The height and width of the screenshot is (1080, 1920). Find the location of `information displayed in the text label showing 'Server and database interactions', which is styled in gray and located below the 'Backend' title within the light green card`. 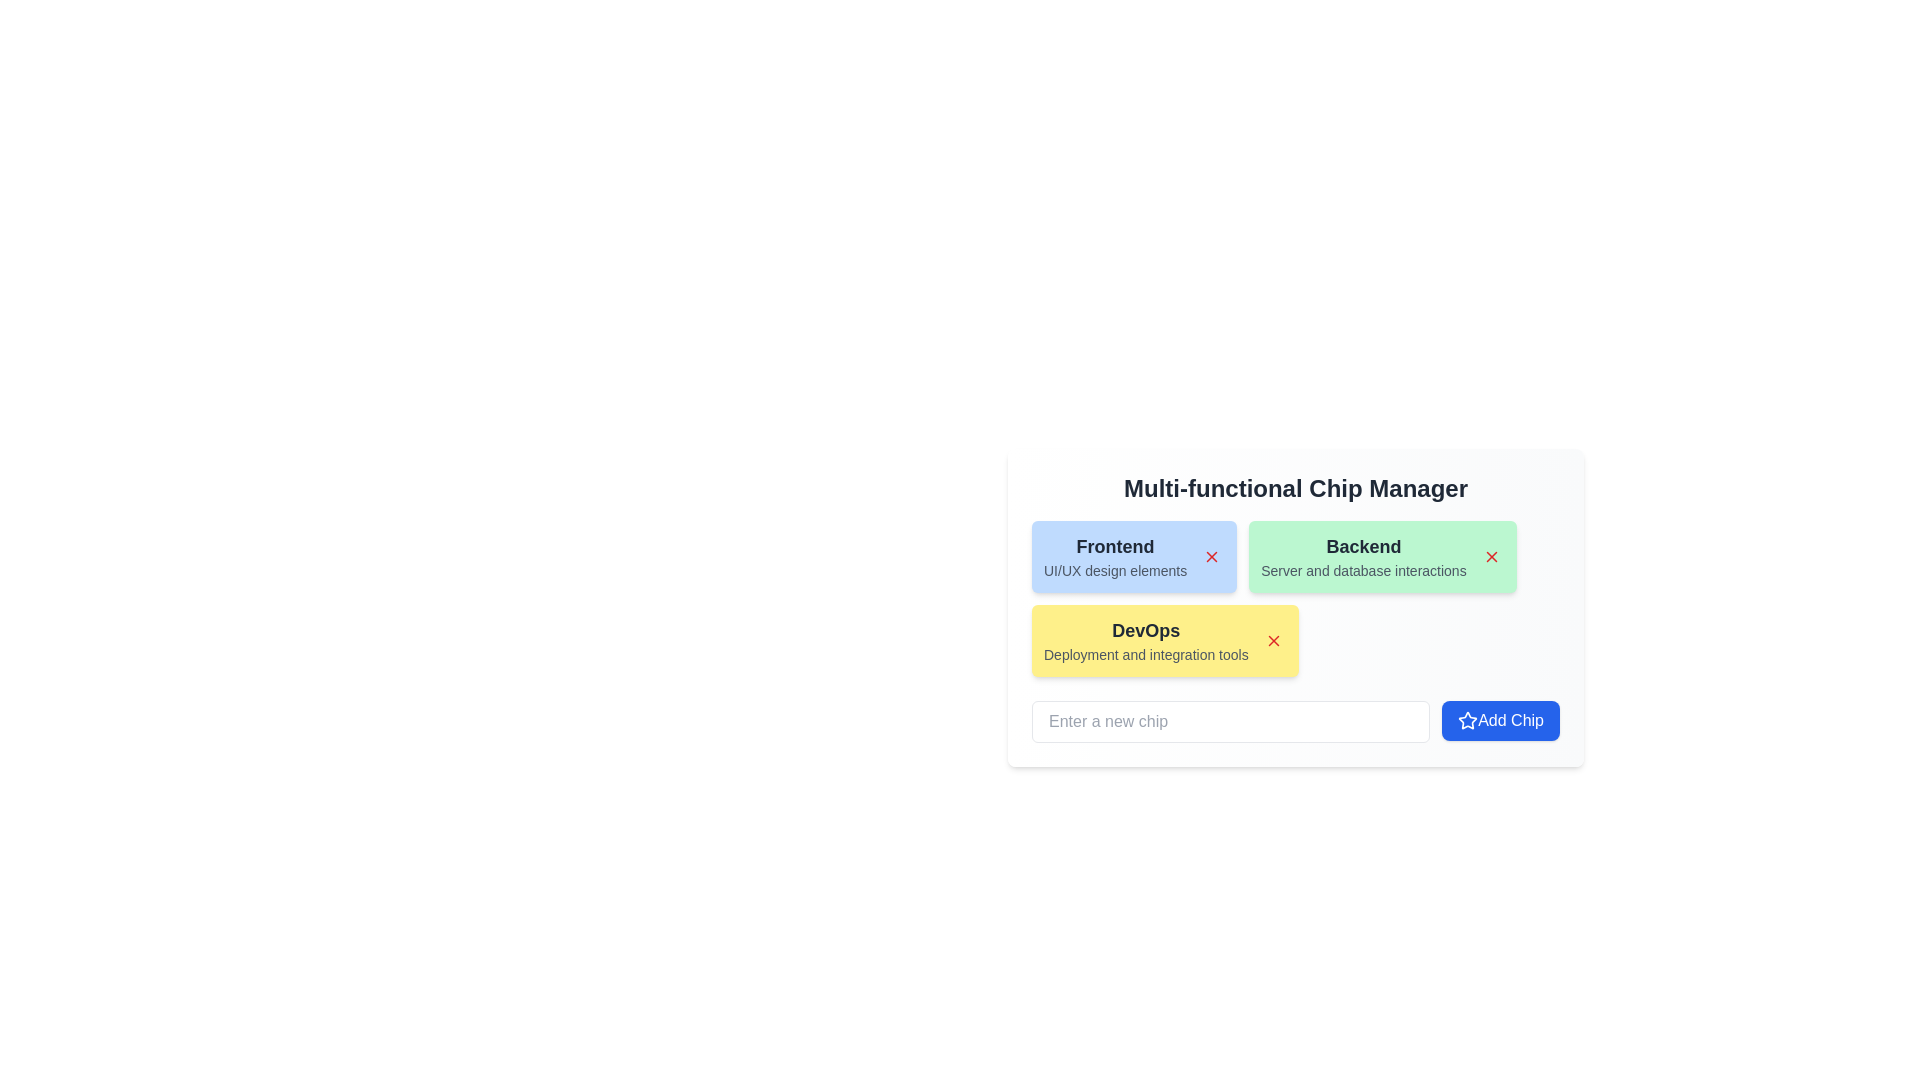

information displayed in the text label showing 'Server and database interactions', which is styled in gray and located below the 'Backend' title within the light green card is located at coordinates (1362, 570).